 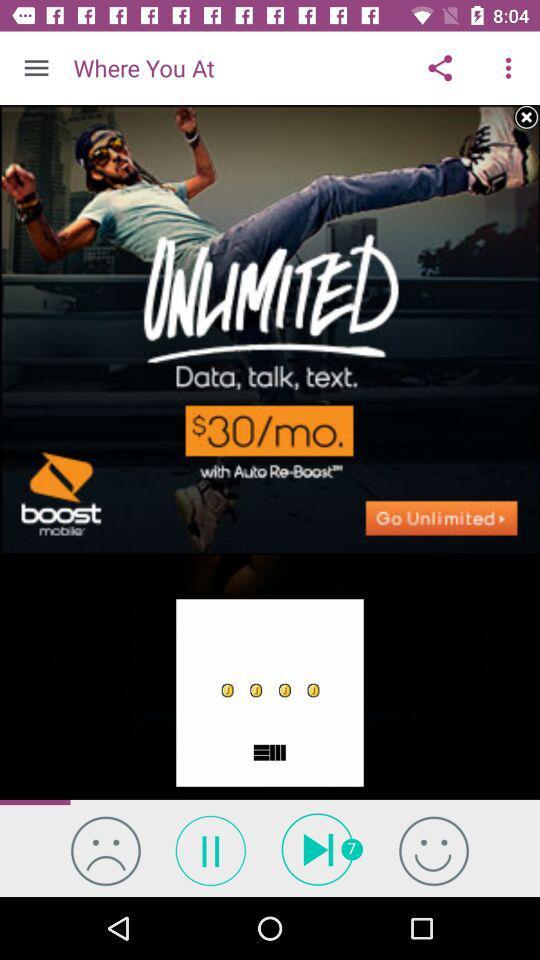 What do you see at coordinates (322, 848) in the screenshot?
I see `the skip_next icon` at bounding box center [322, 848].